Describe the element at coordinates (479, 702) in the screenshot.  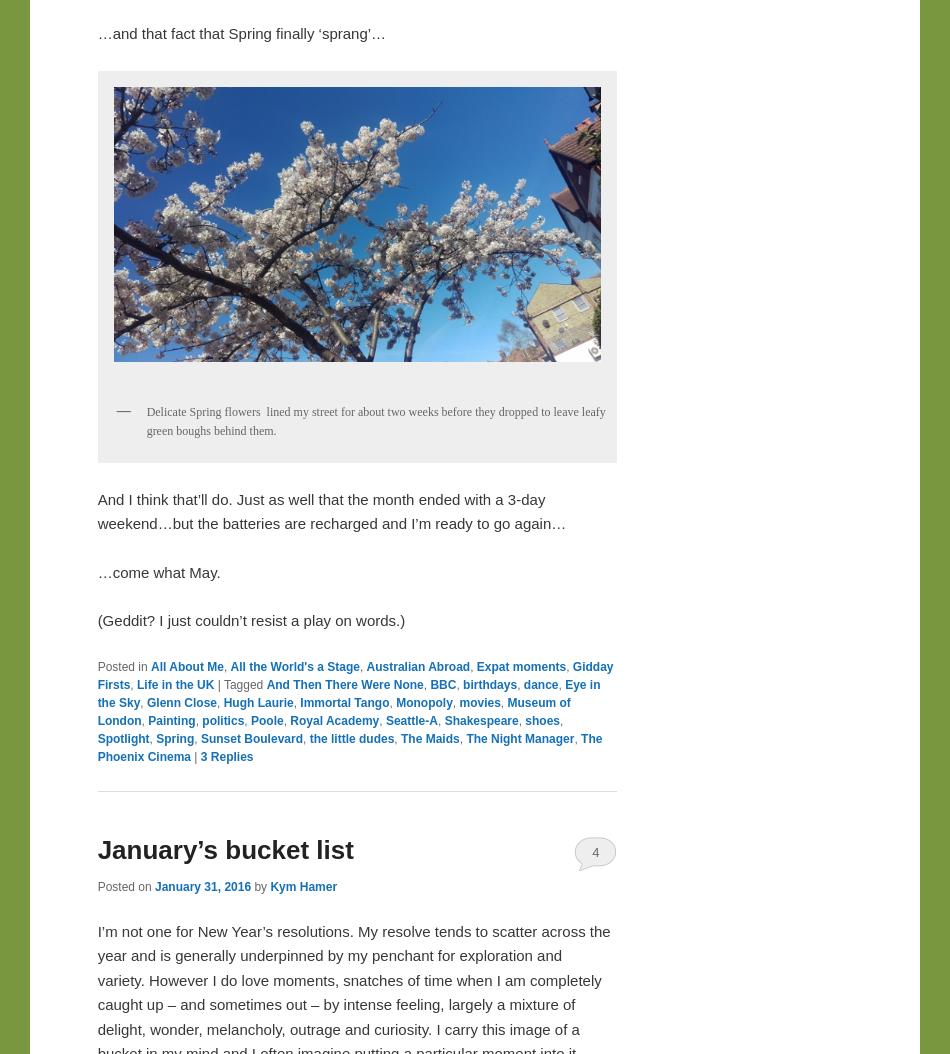
I see `'movies'` at that location.